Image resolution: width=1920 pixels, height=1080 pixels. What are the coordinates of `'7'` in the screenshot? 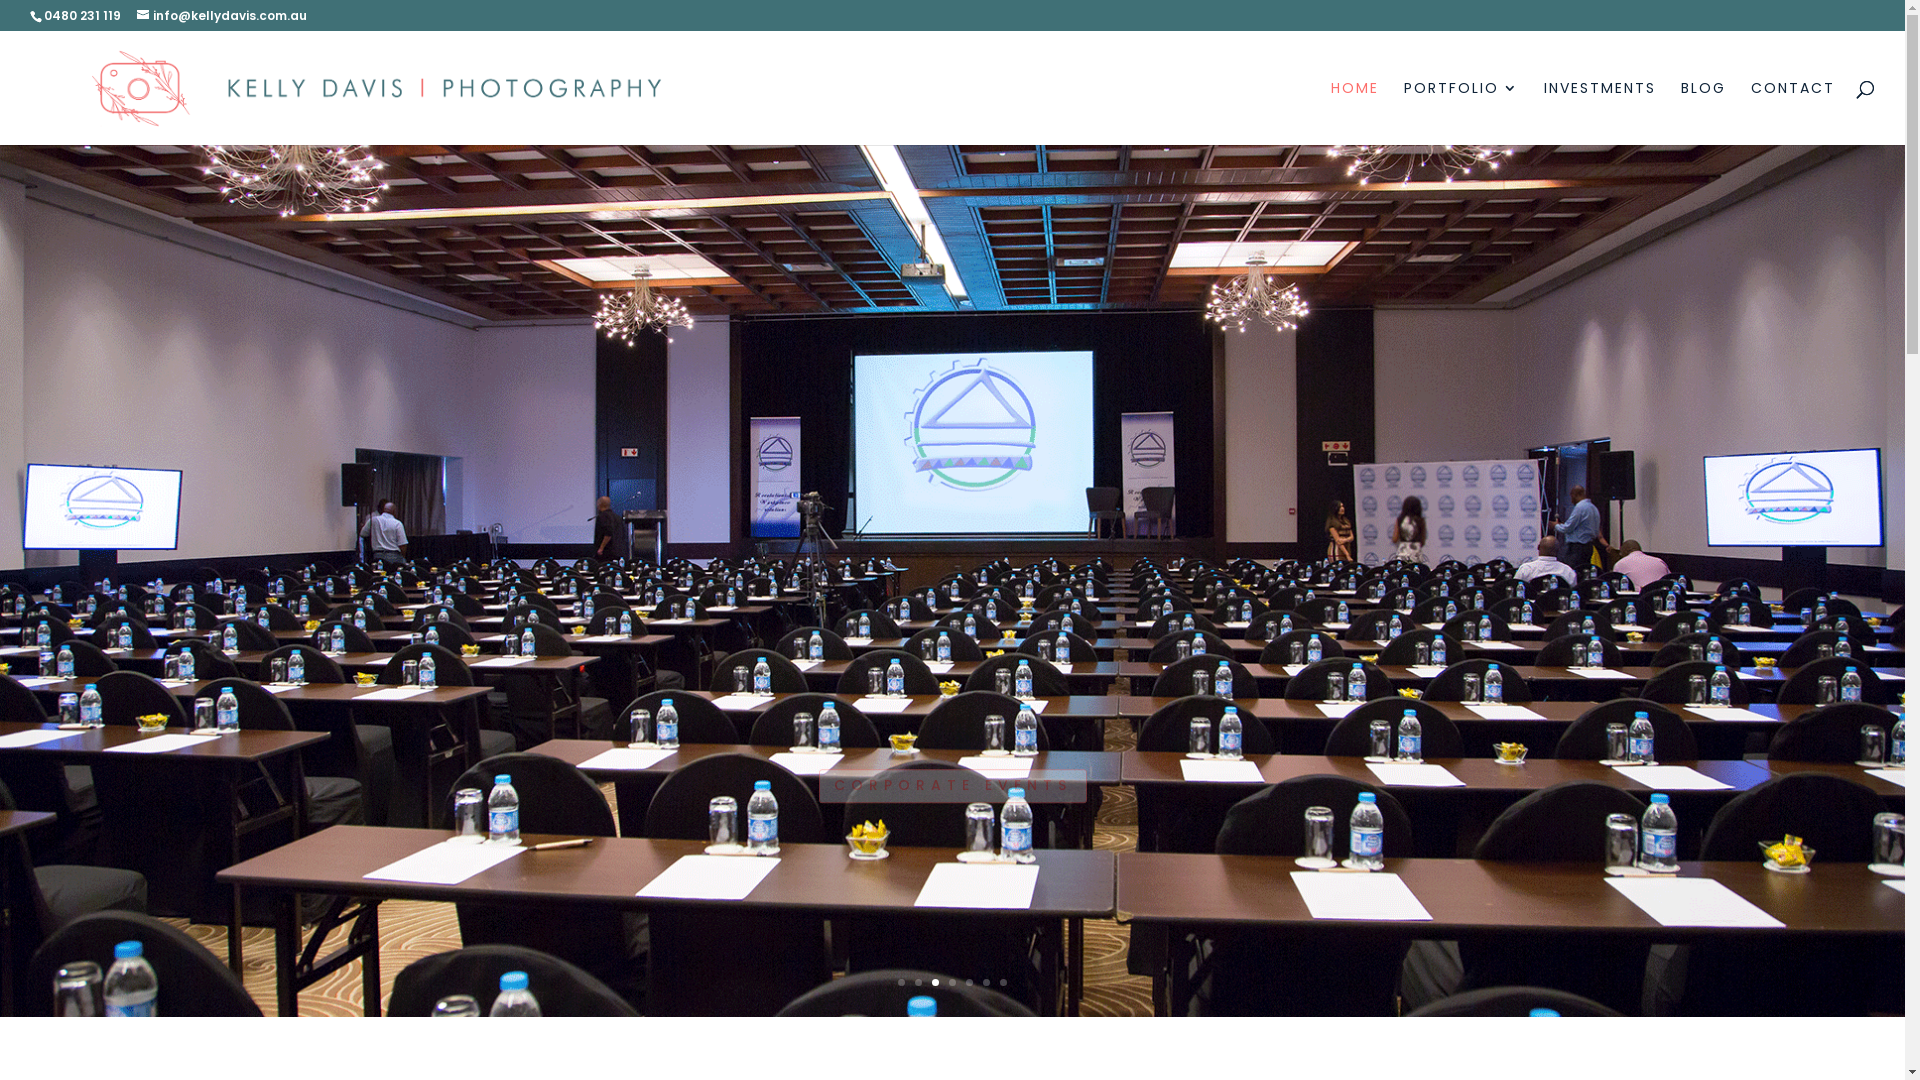 It's located at (999, 981).